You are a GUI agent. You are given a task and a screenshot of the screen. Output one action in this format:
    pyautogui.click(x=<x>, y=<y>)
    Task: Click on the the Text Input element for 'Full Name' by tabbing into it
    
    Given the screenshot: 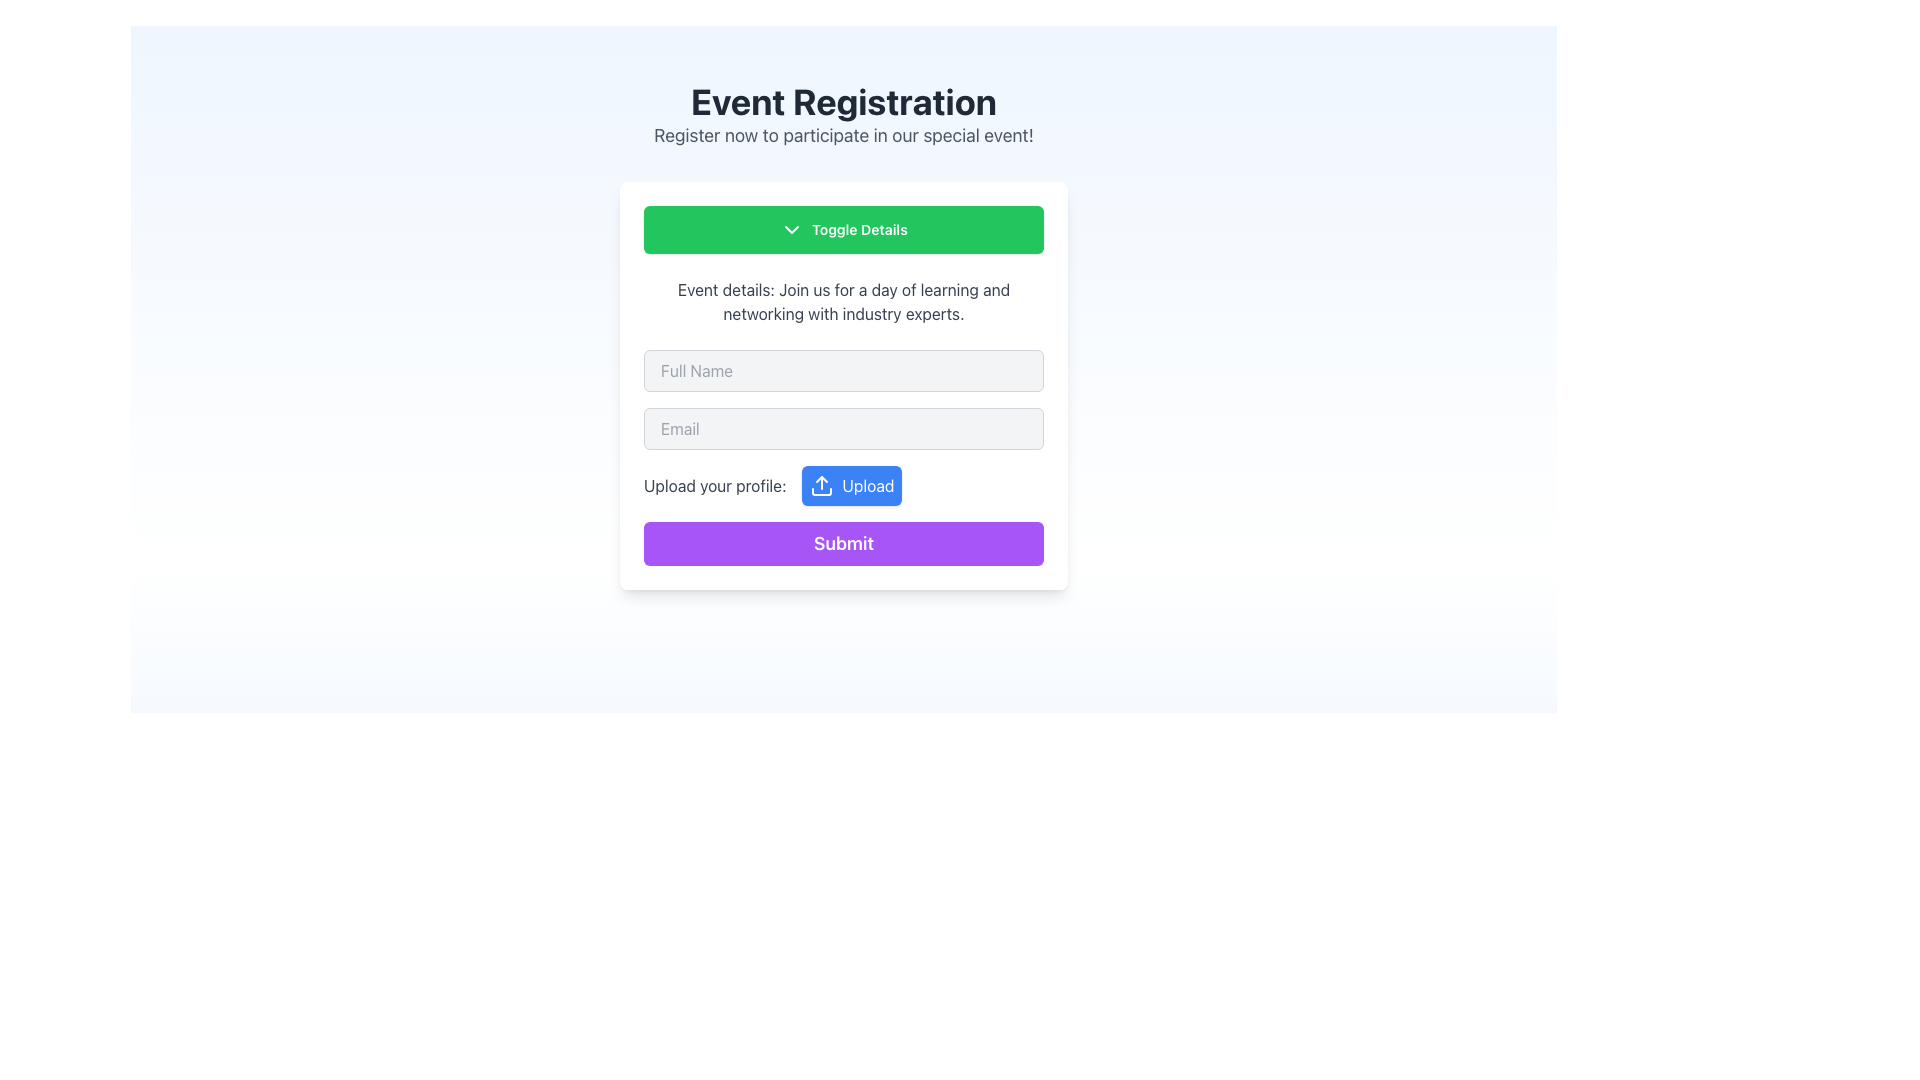 What is the action you would take?
    pyautogui.click(x=844, y=370)
    